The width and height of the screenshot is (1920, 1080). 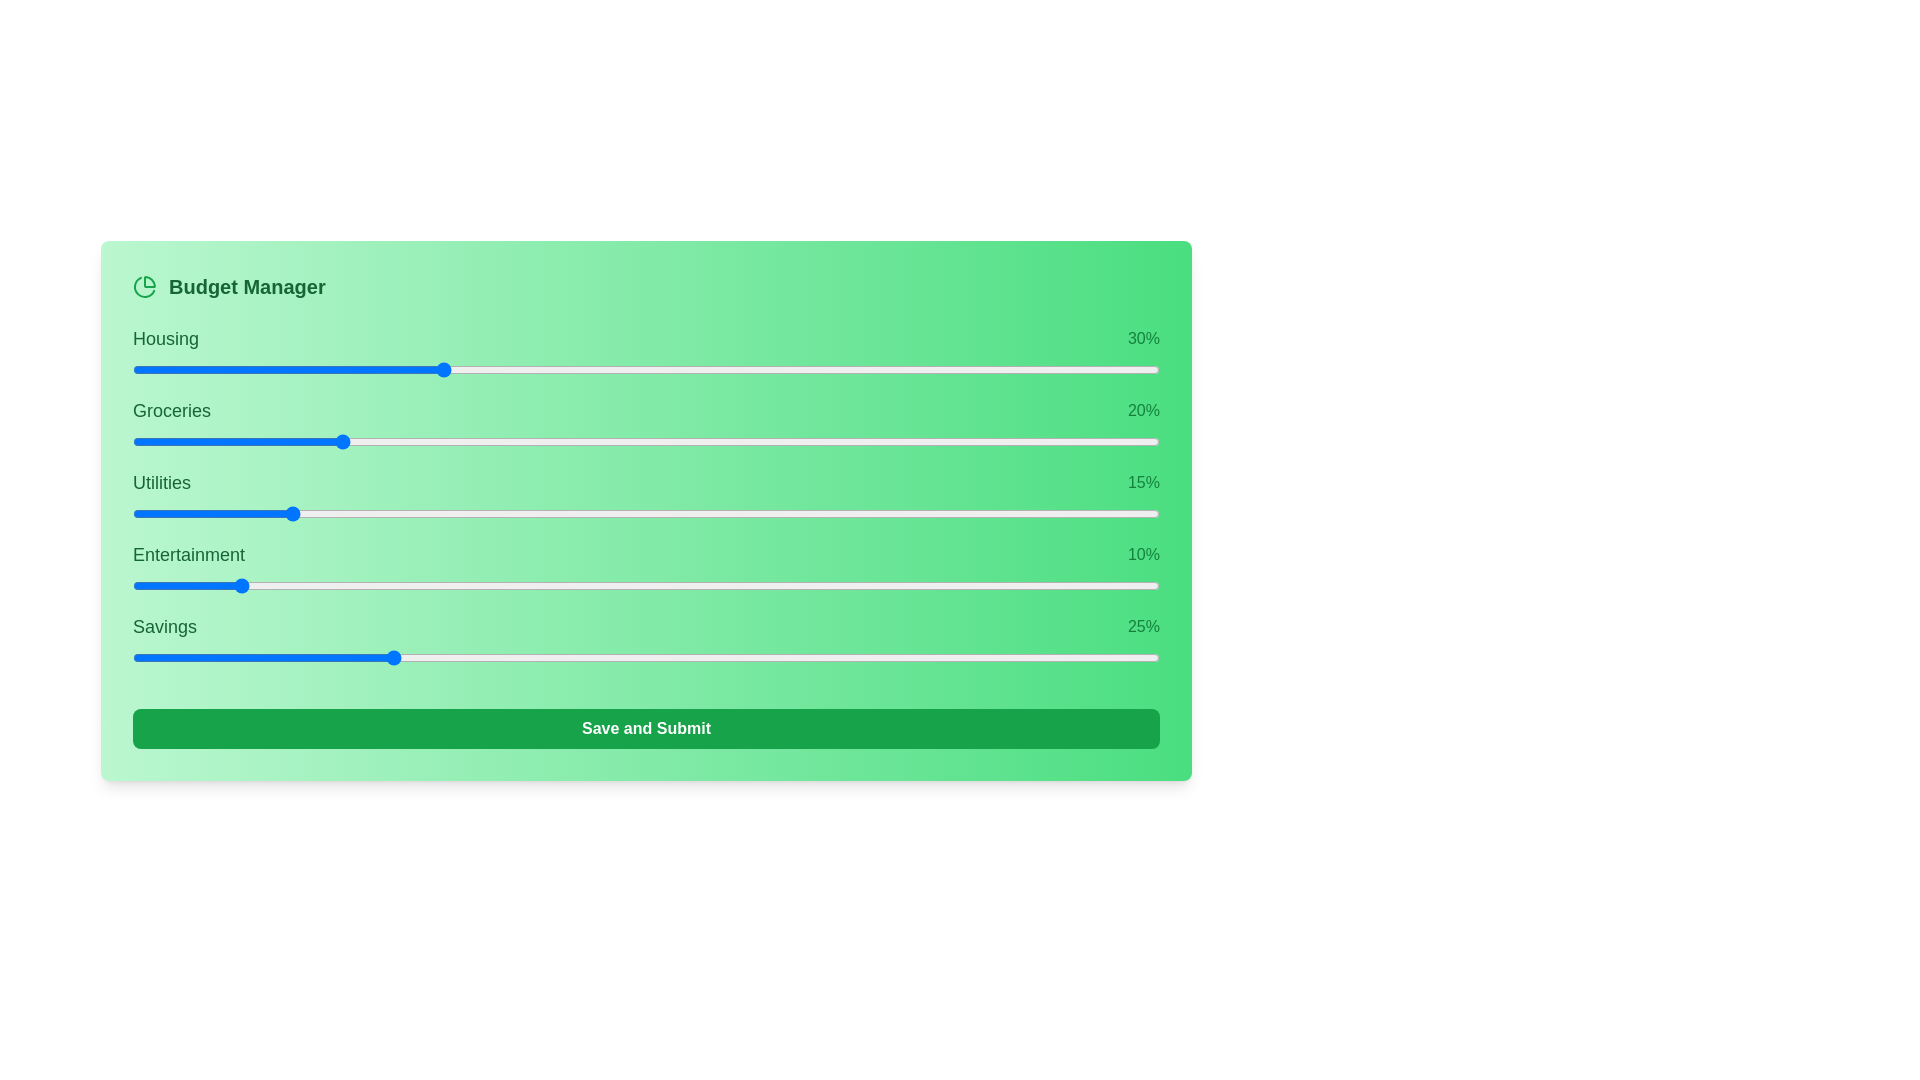 I want to click on the slider for 3 to 53% allocation, so click(x=917, y=585).